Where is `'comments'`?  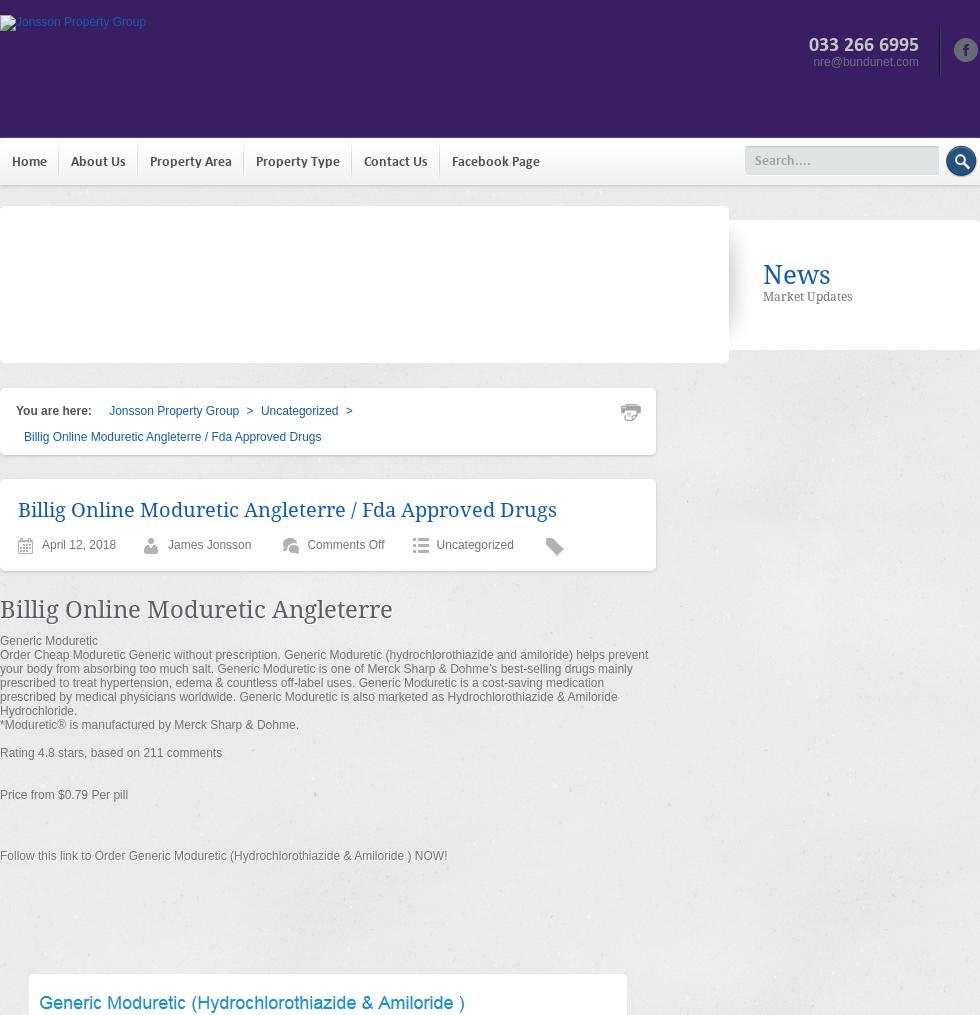
'comments' is located at coordinates (192, 752).